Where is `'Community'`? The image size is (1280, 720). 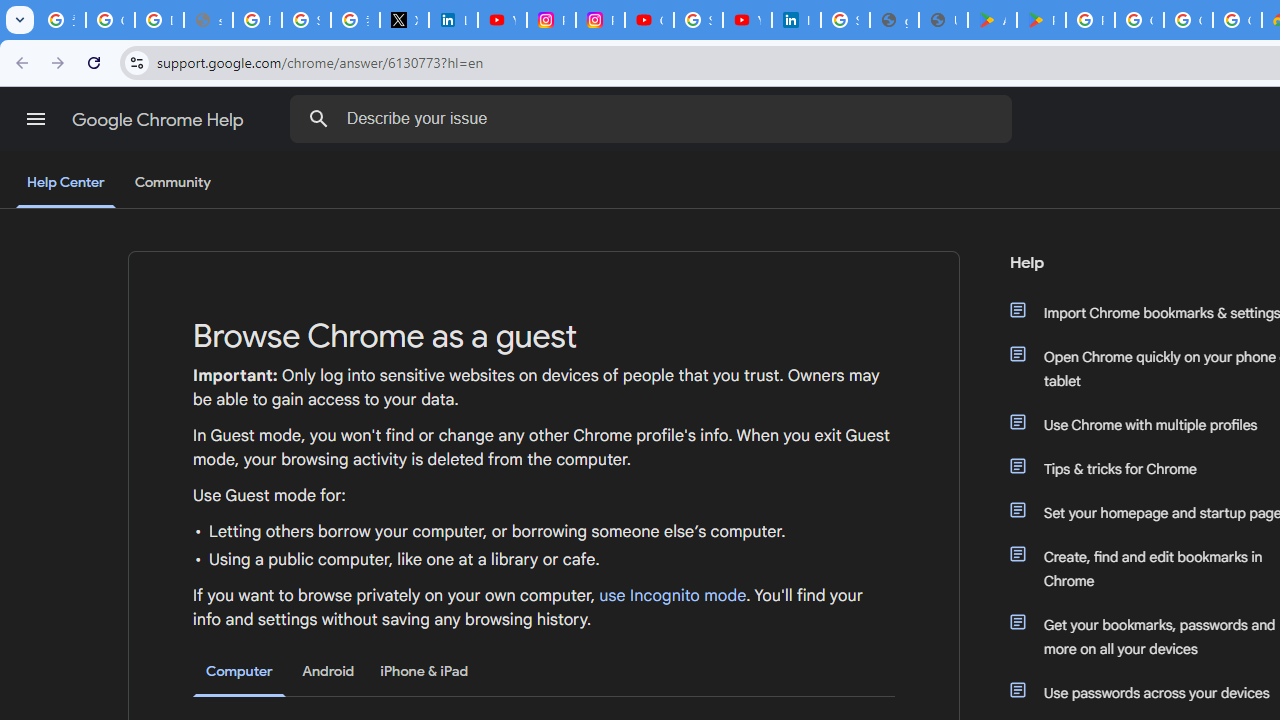
'Community' is located at coordinates (172, 183).